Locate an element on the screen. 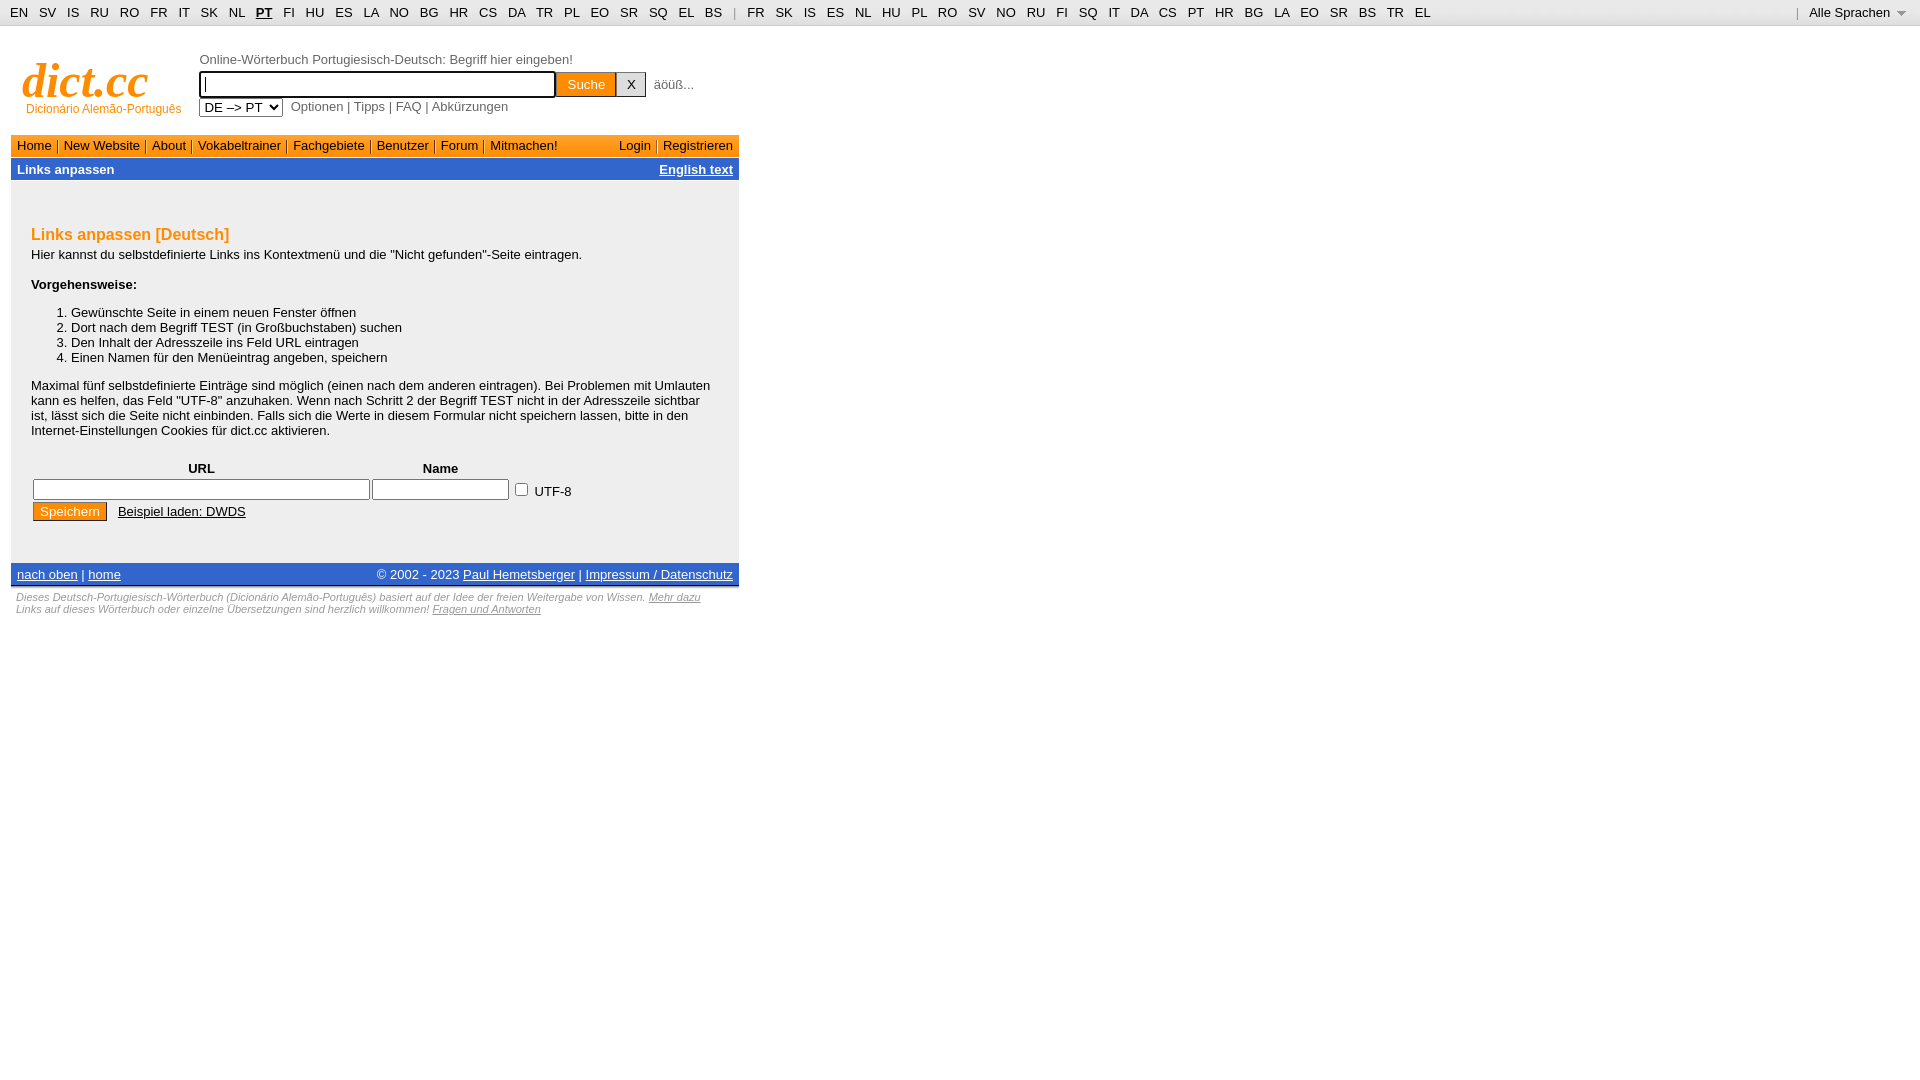  'Speichern' is located at coordinates (70, 510).